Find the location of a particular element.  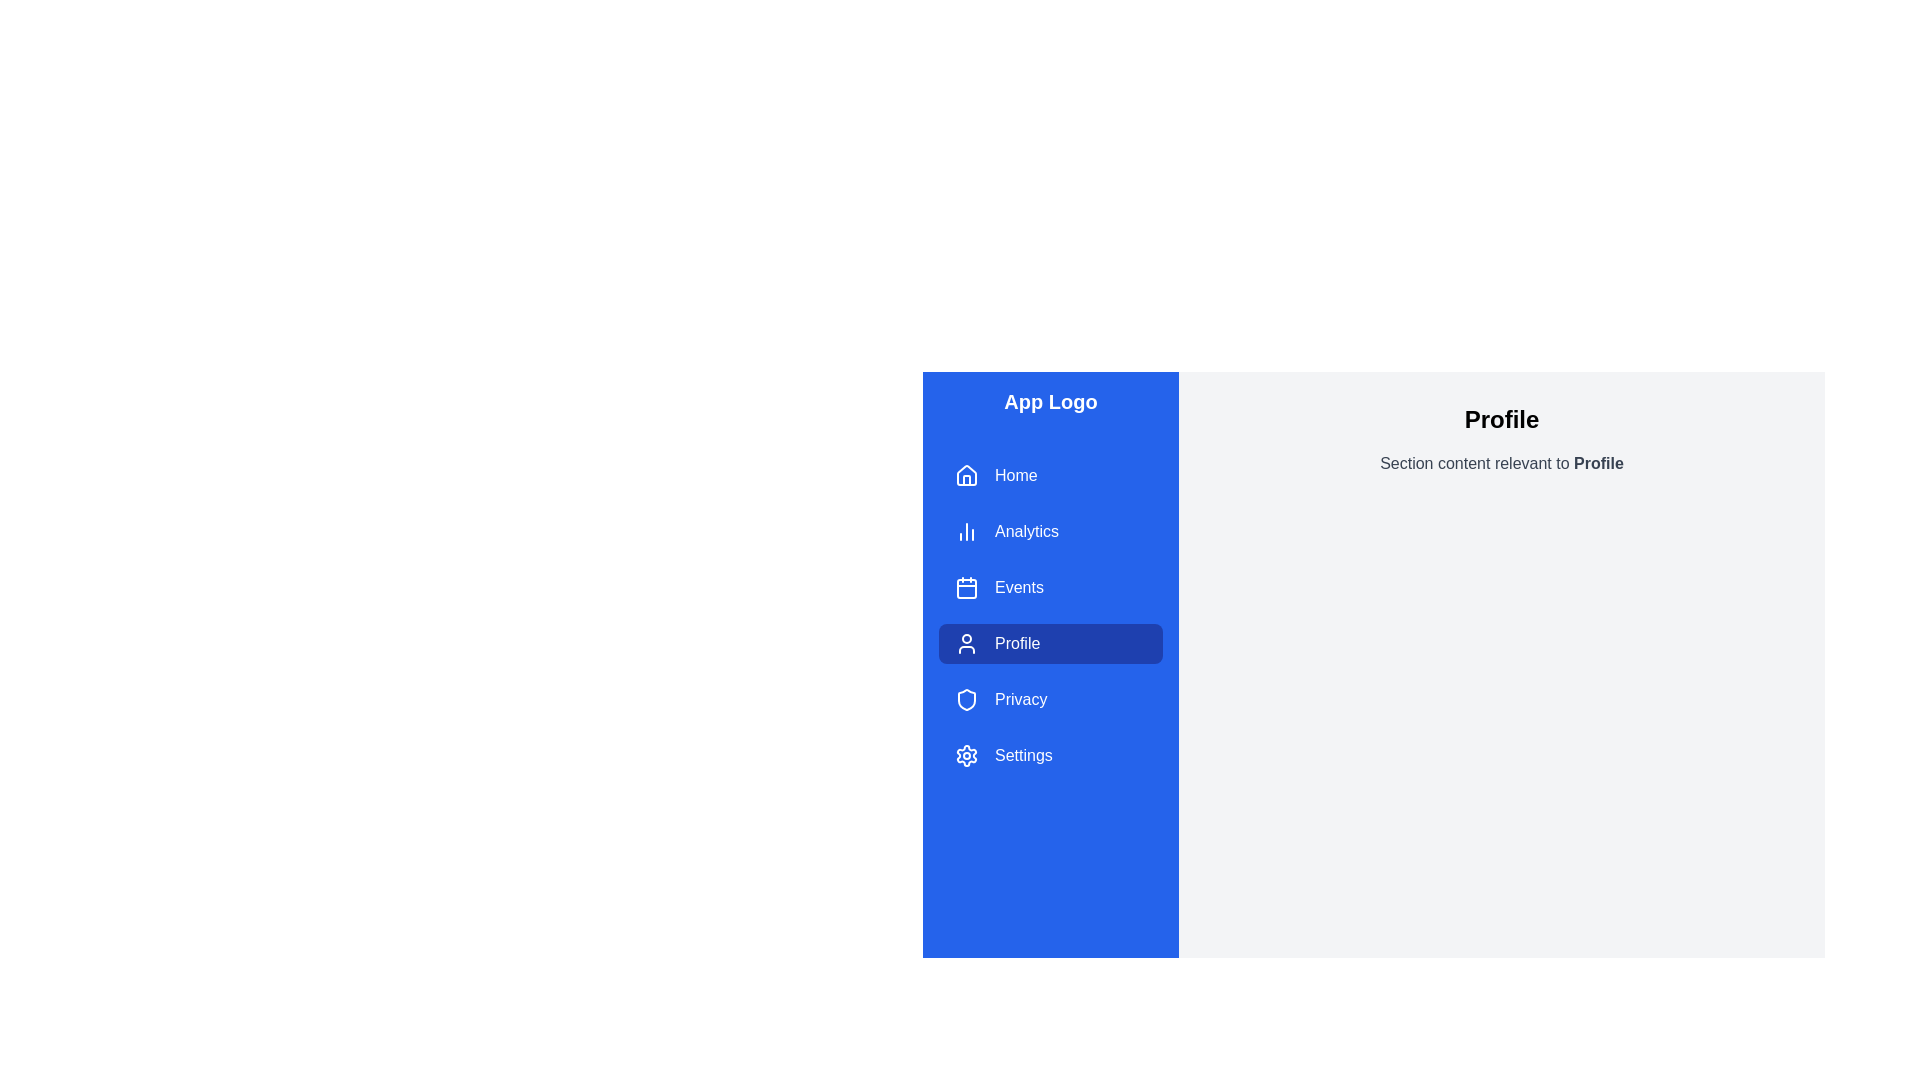

text content displayed in the text field that shows 'Section content relevant to Profile', which is styled in gray with 'Profile' in bold is located at coordinates (1502, 463).